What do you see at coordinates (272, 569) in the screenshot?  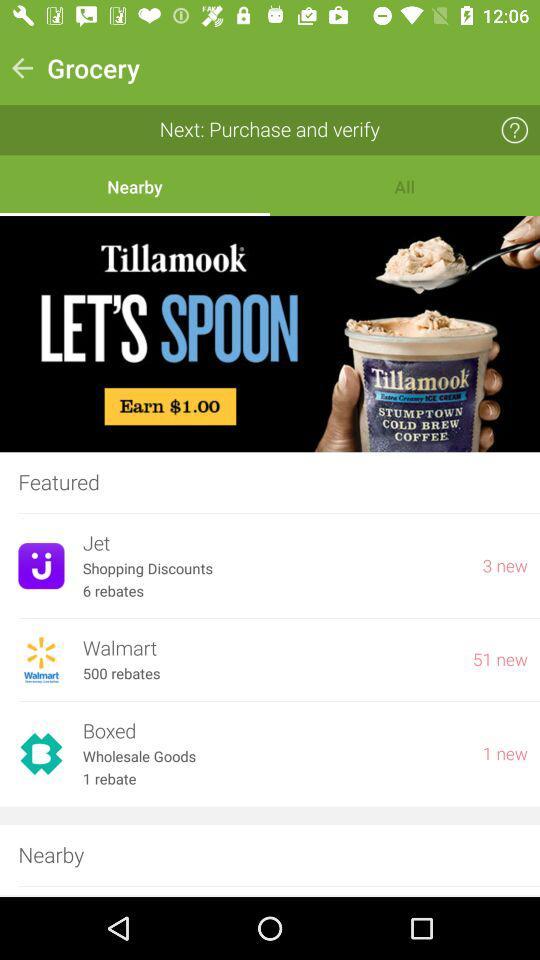 I see `the icon next to 3 new item` at bounding box center [272, 569].